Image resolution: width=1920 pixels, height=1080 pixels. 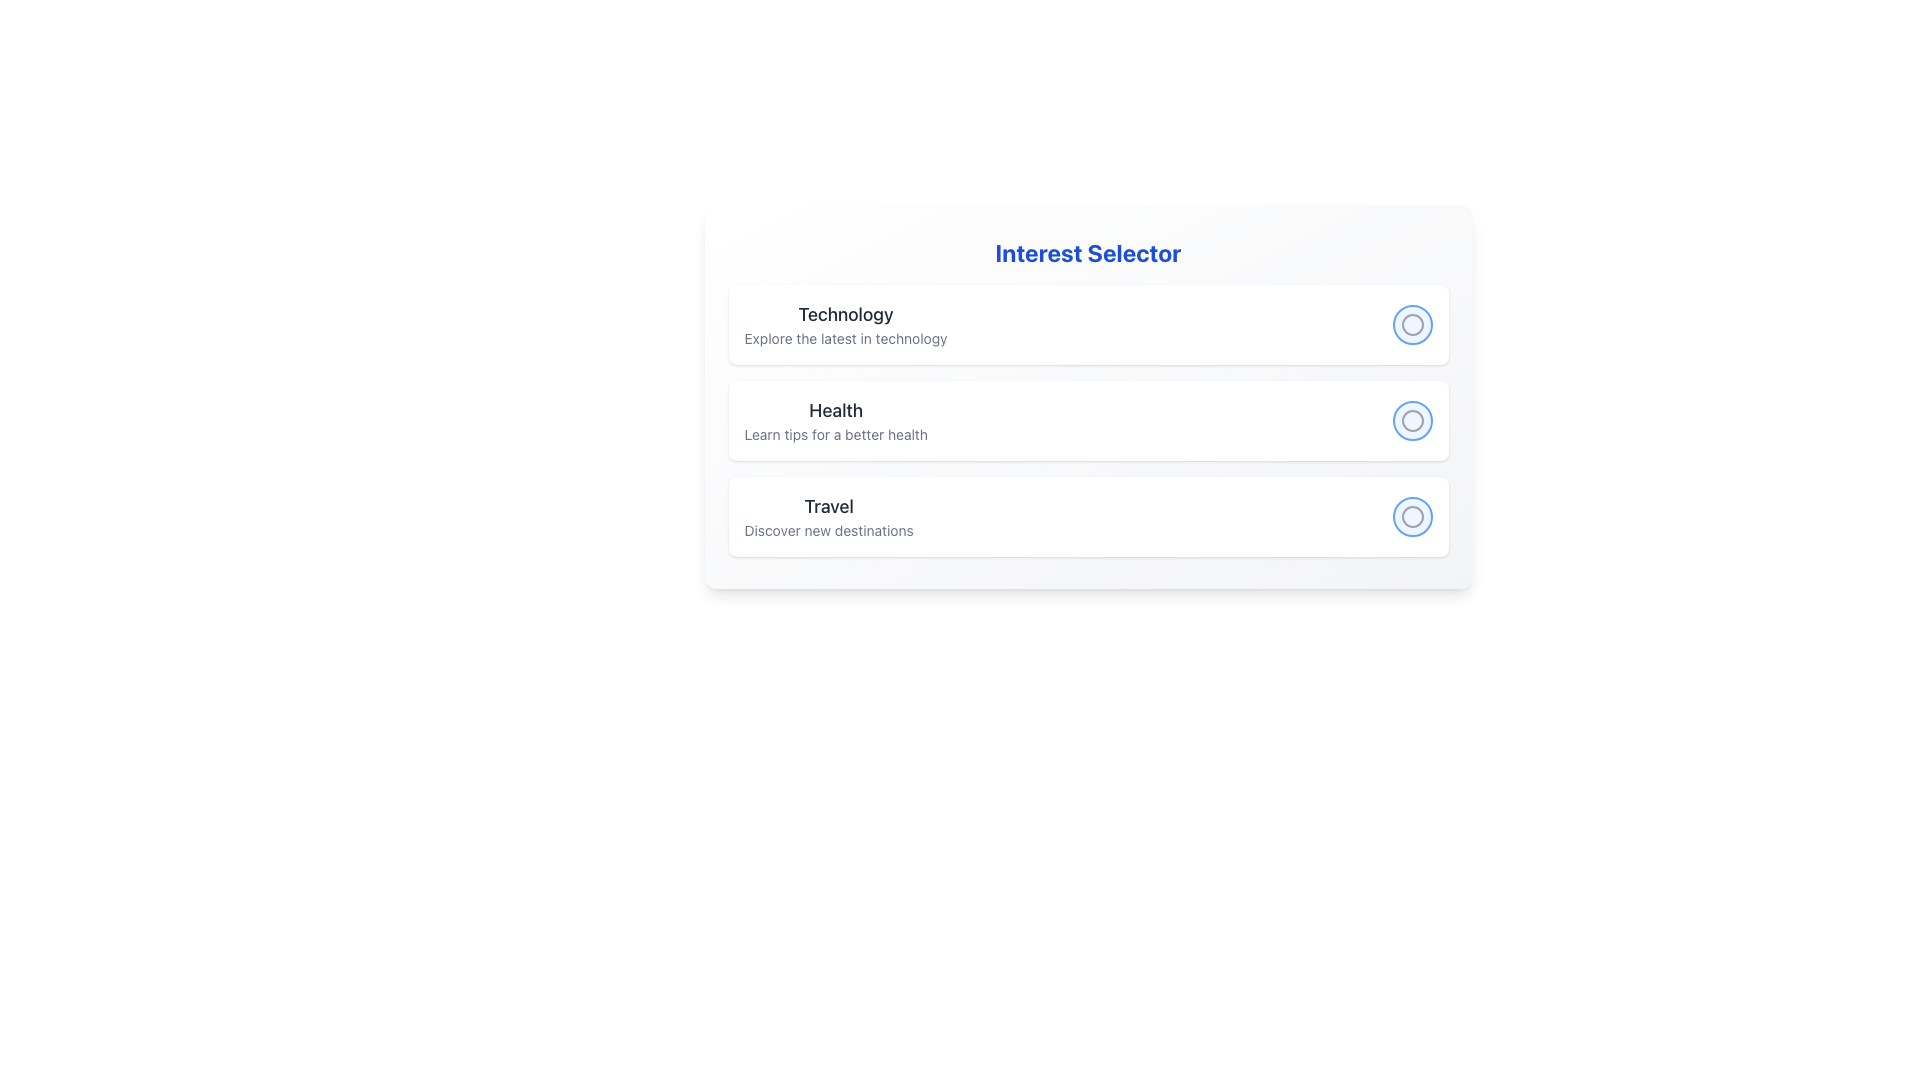 I want to click on the circular radio button with a light blue background located to the far right of the 'Technology' card in the interest selection panel, so click(x=1411, y=323).